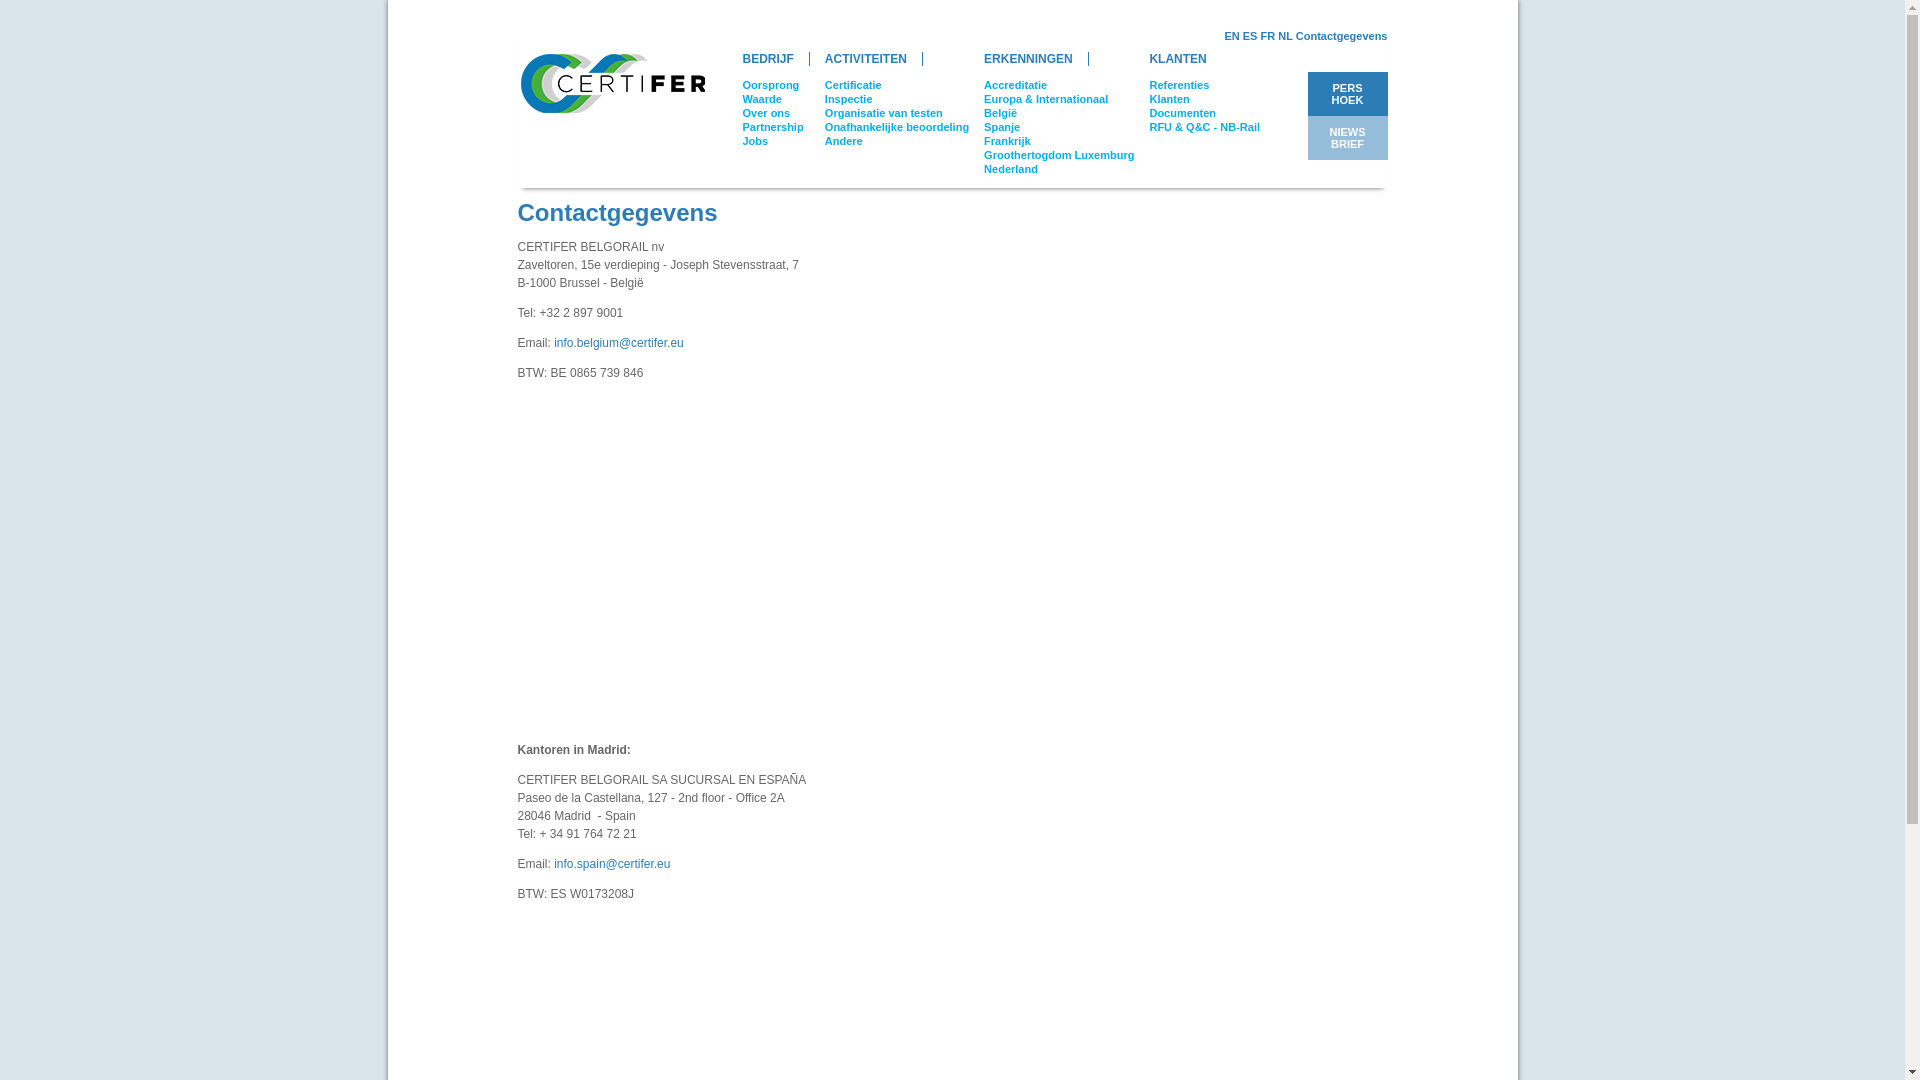 The image size is (1920, 1080). What do you see at coordinates (1285, 35) in the screenshot?
I see `'NL'` at bounding box center [1285, 35].